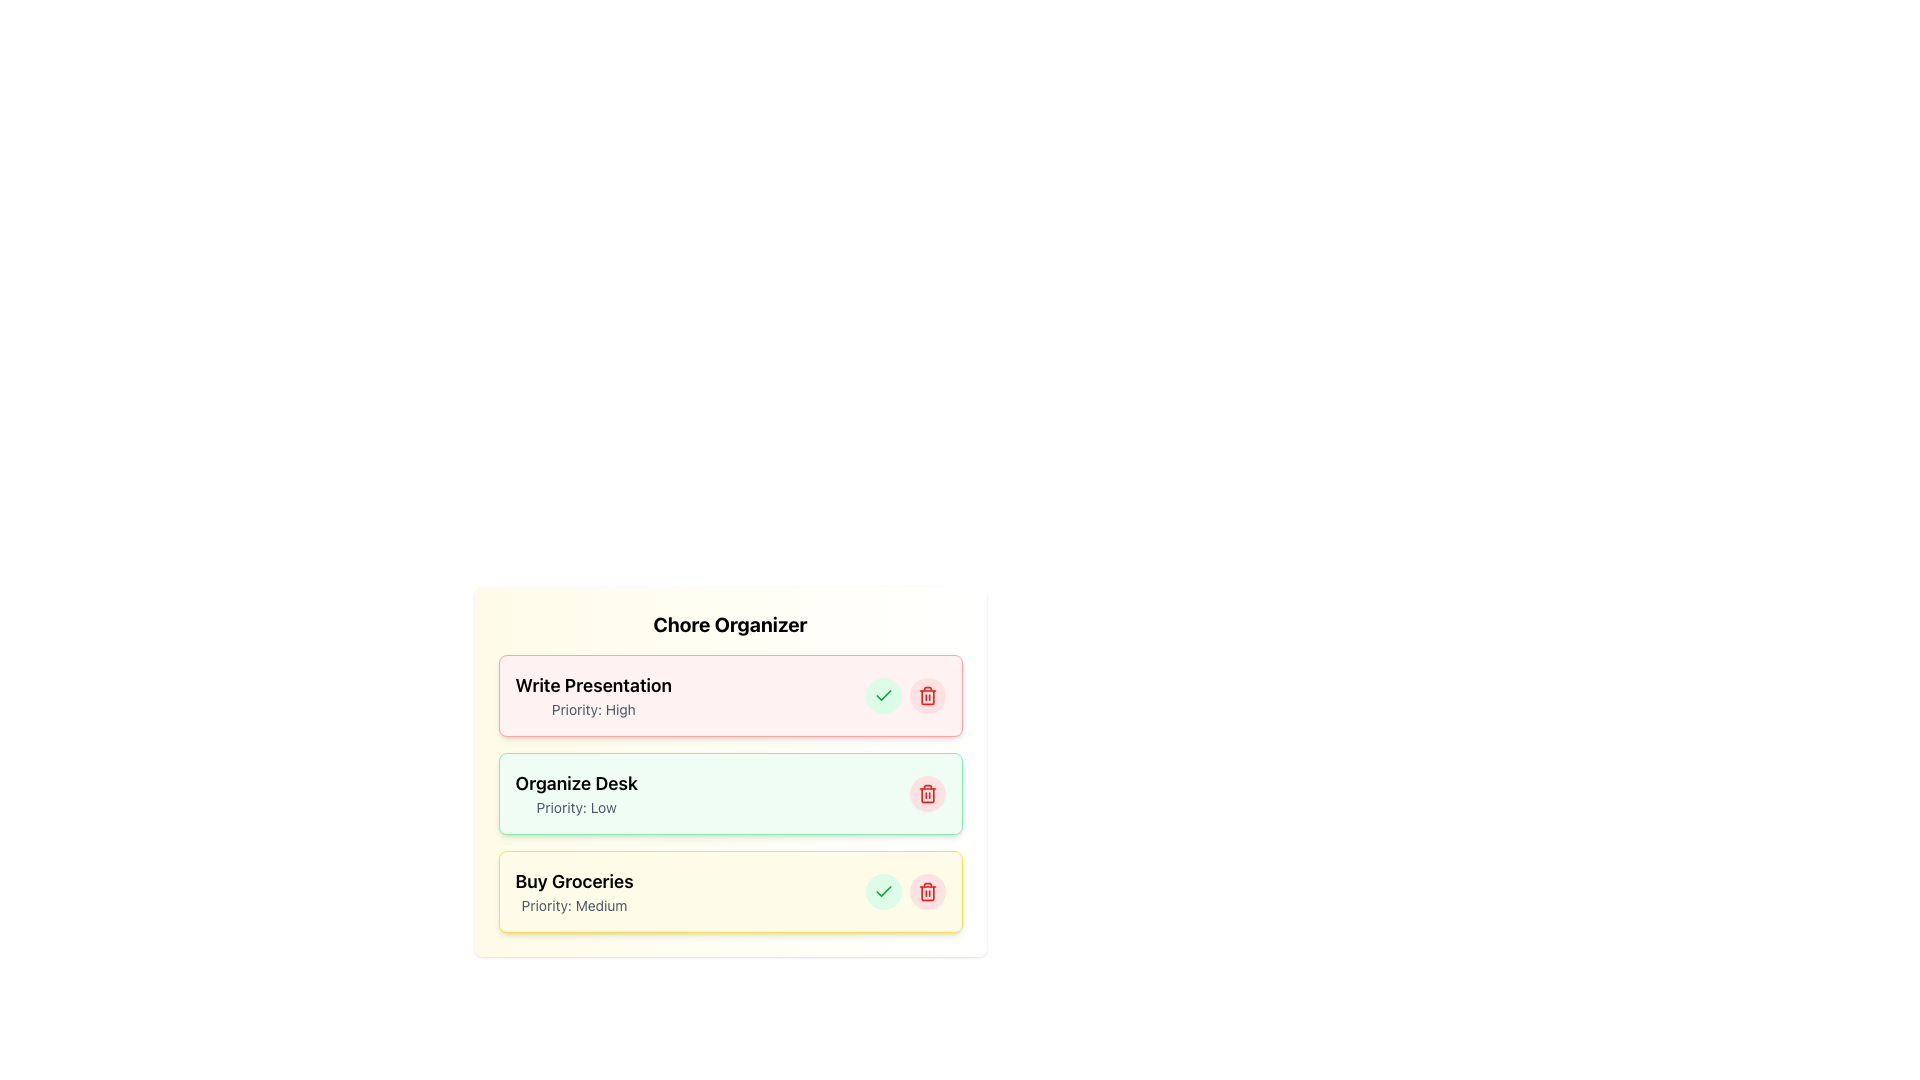 This screenshot has height=1080, width=1920. I want to click on the delete button located on the right side of the 'Organize Desk' task entry in the Chore Organizer section, so click(926, 793).